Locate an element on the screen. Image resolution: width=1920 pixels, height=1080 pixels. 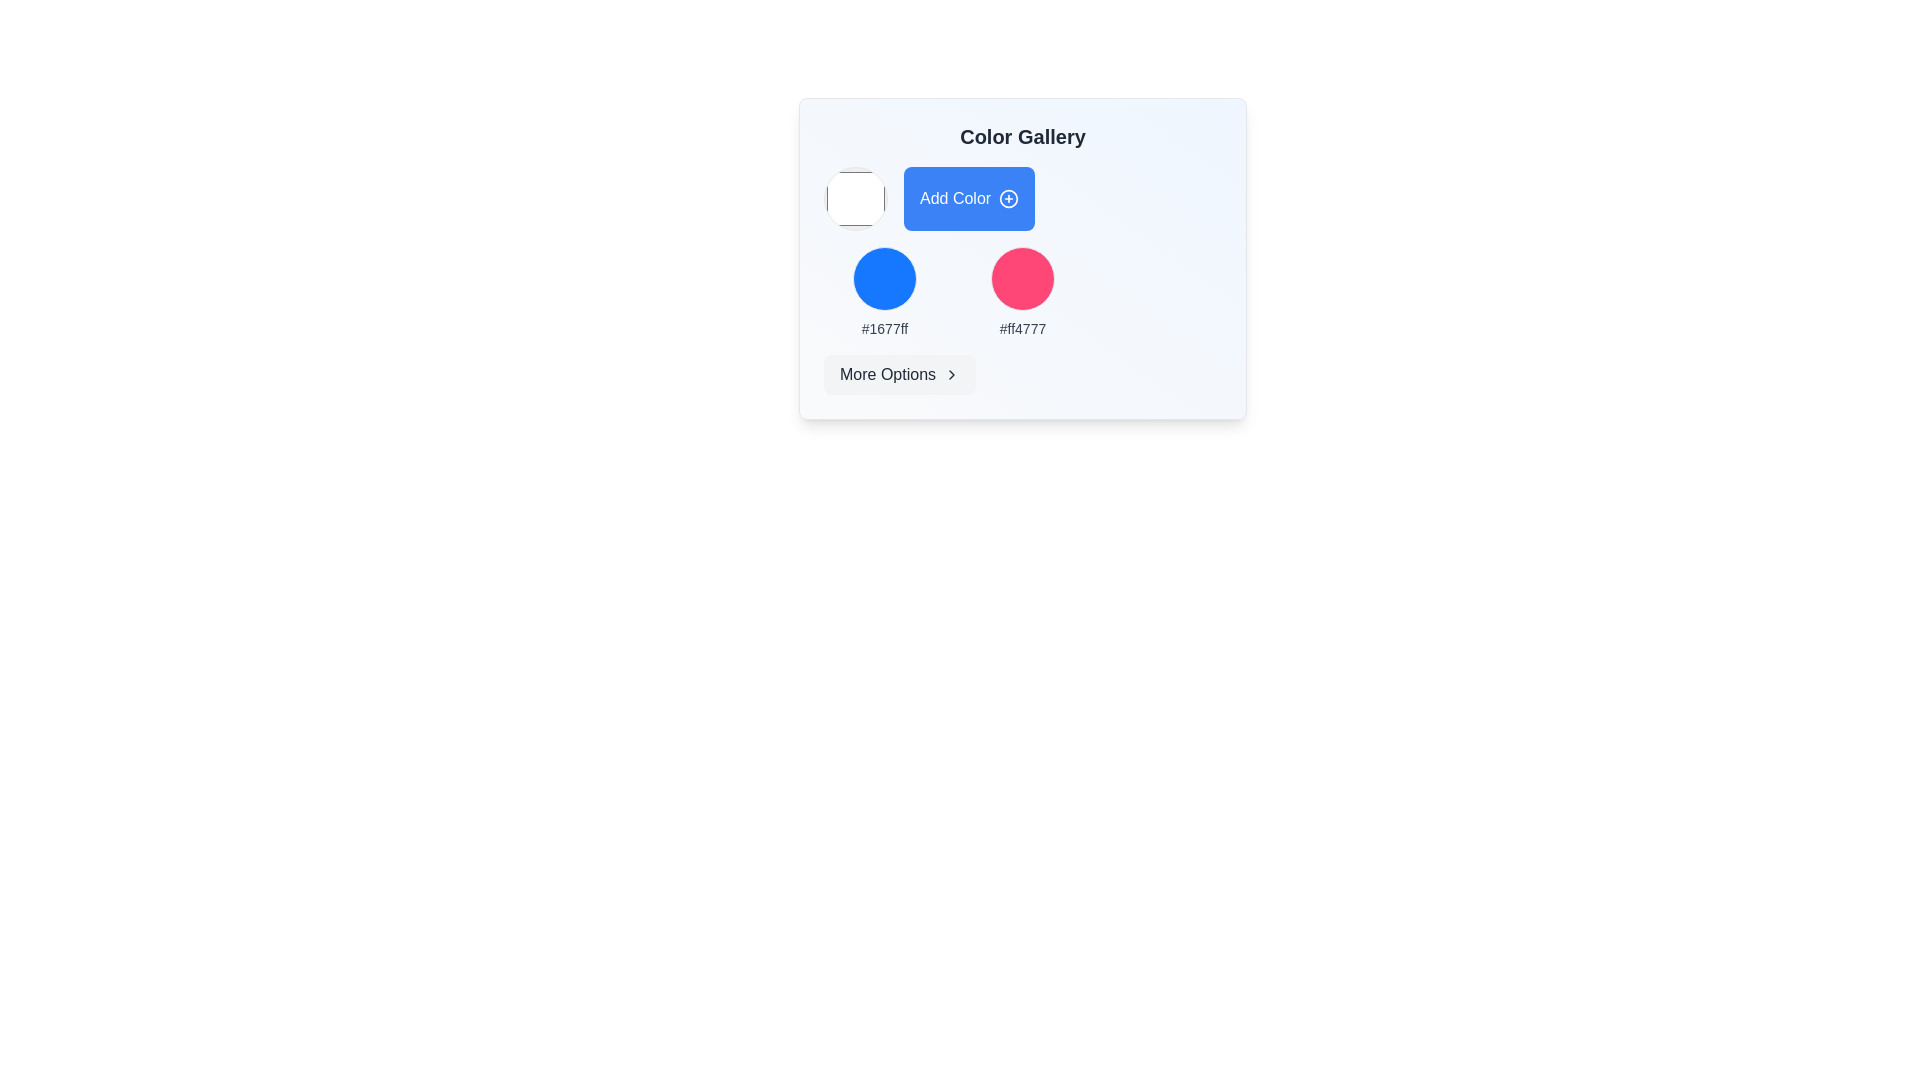
the text label indicating the functionality of adding a color, which is located within the 'Color Gallery' button is located at coordinates (954, 199).